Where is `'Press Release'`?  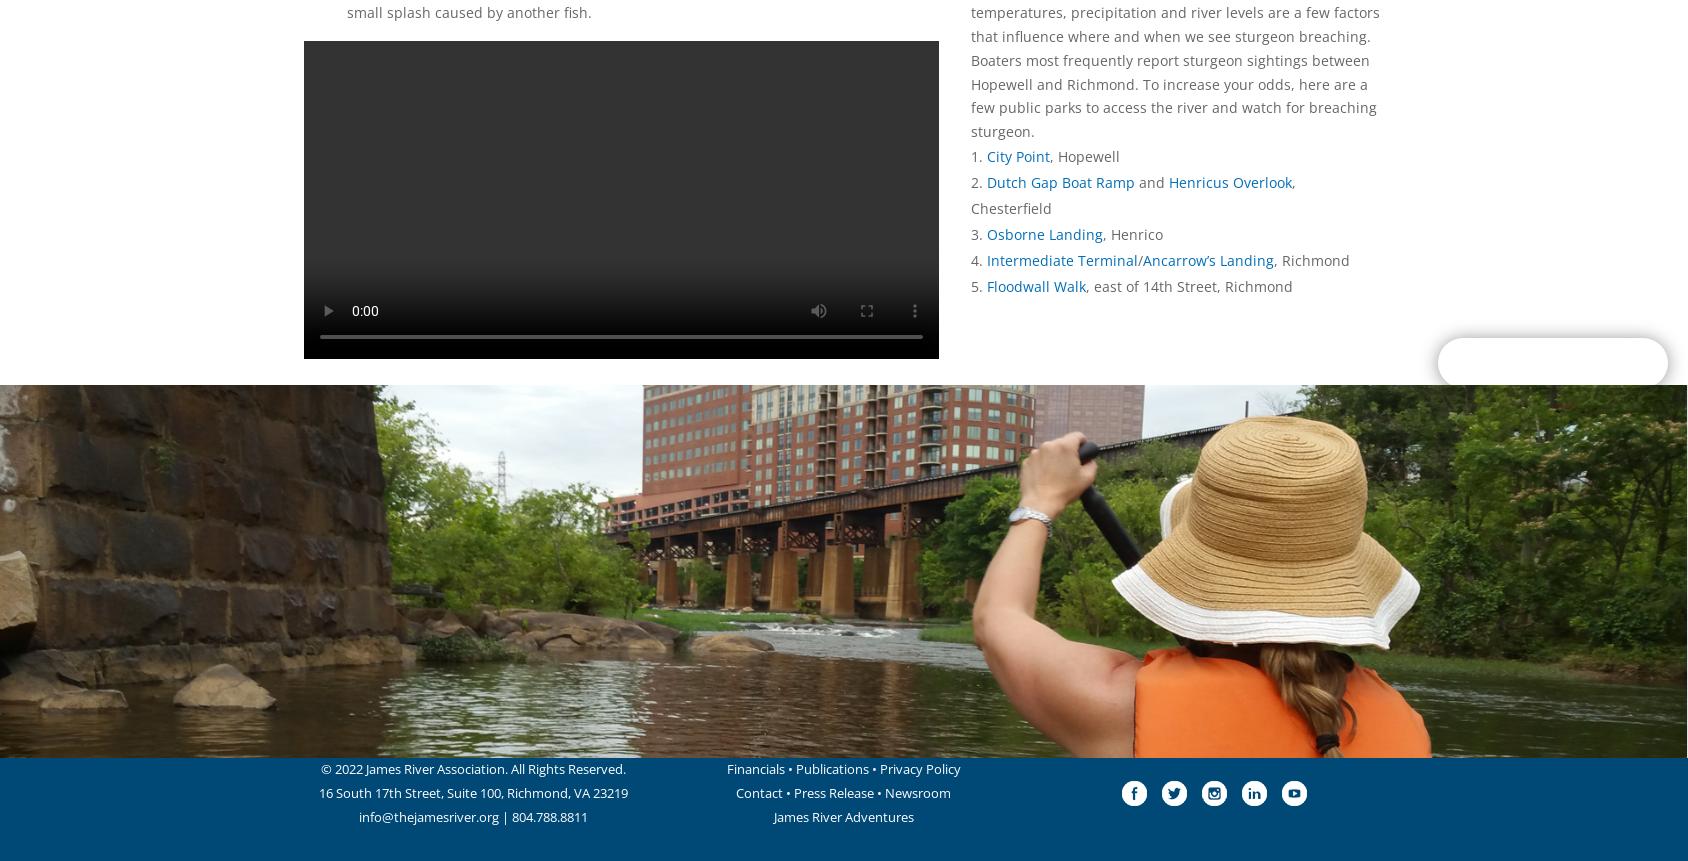
'Press Release' is located at coordinates (794, 793).